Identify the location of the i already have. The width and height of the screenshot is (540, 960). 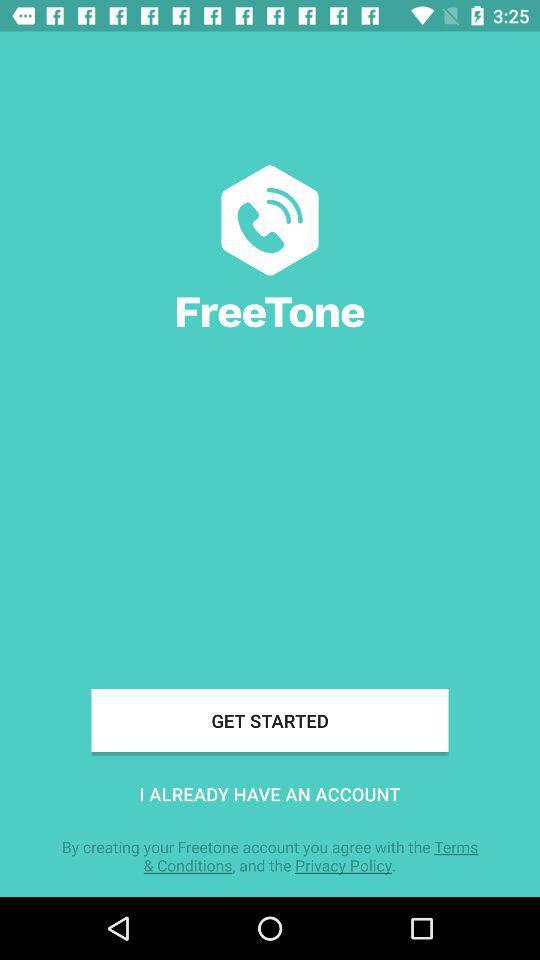
(270, 794).